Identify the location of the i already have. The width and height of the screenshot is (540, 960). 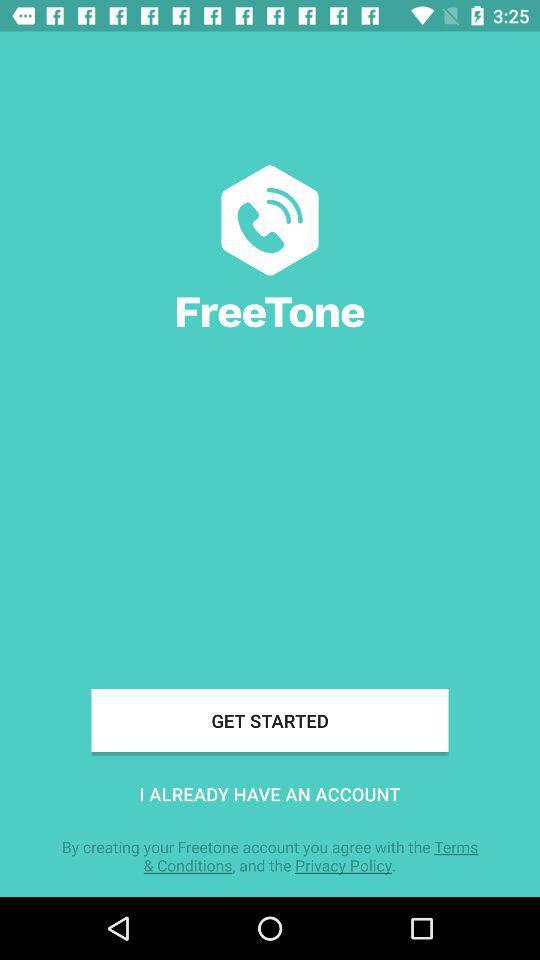
(270, 794).